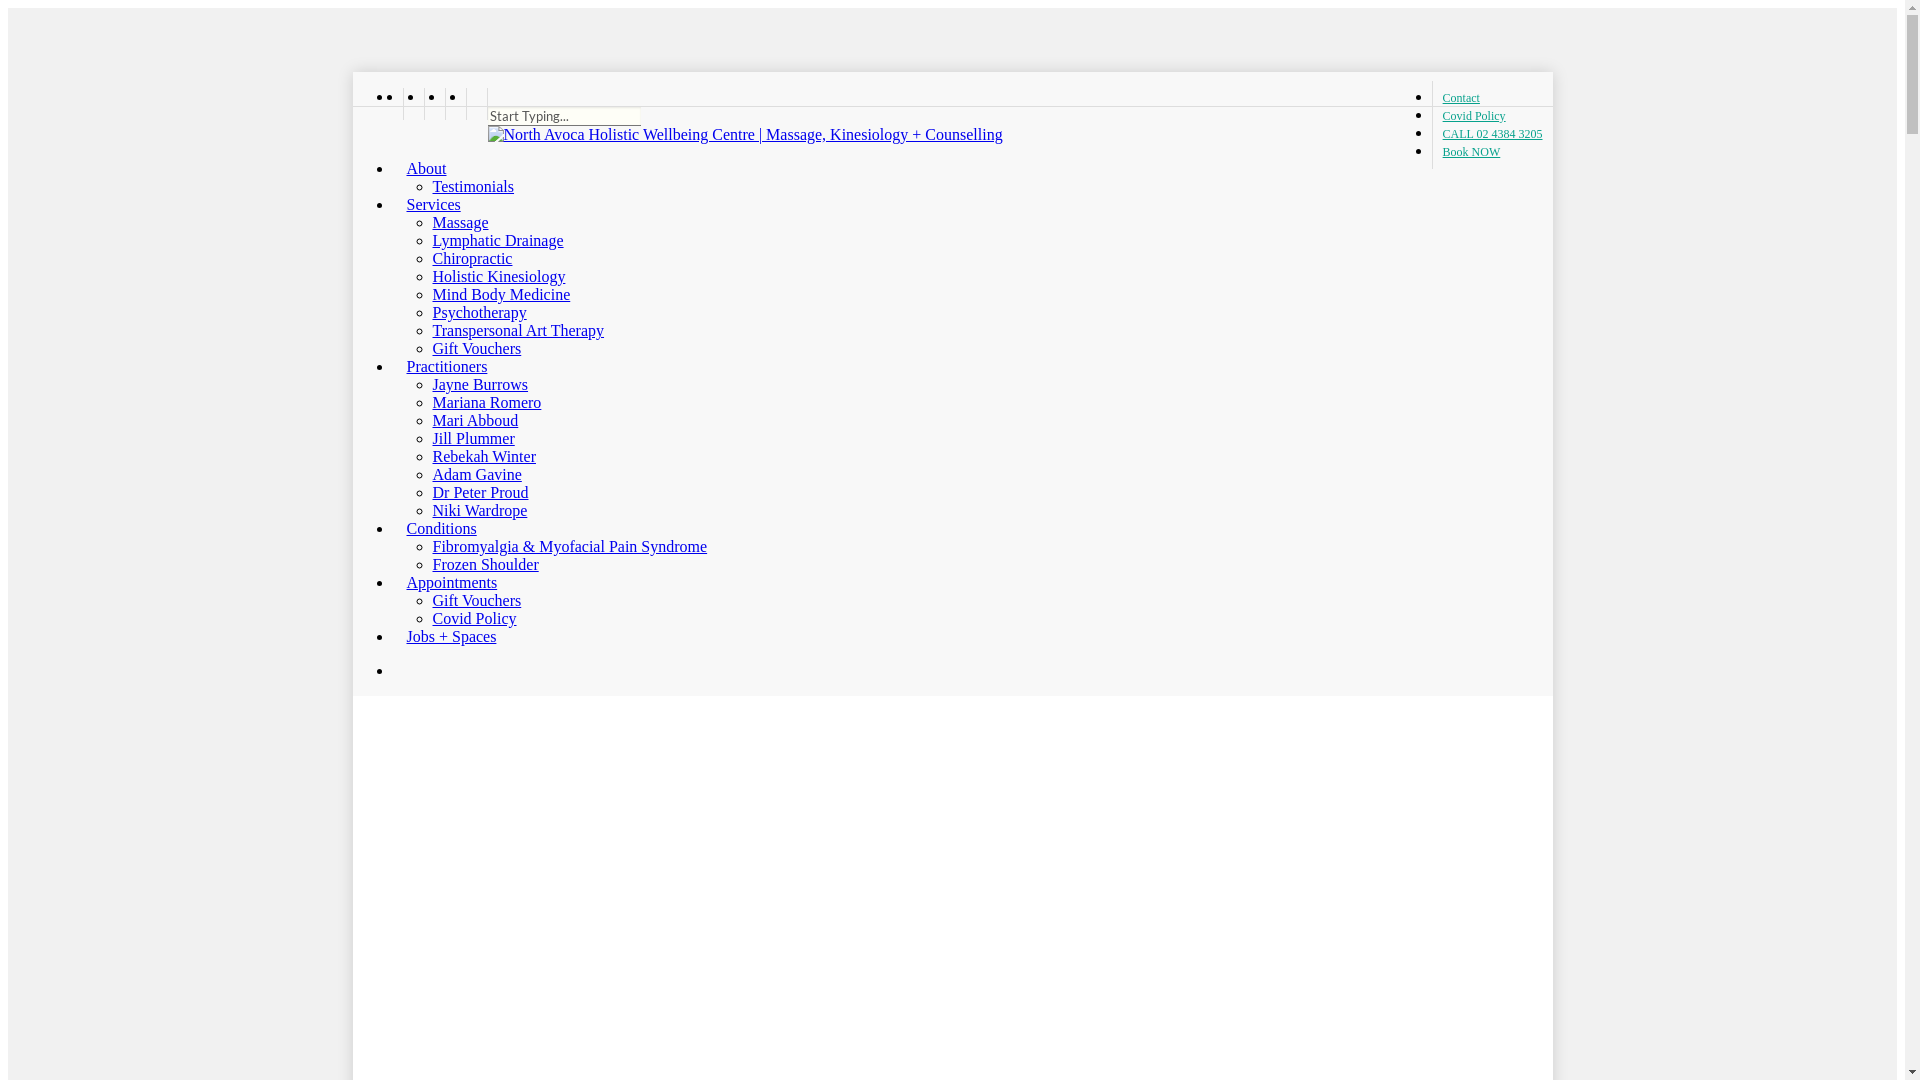 The height and width of the screenshot is (1080, 1920). I want to click on 'CALL 02 4384 3205', so click(1430, 134).